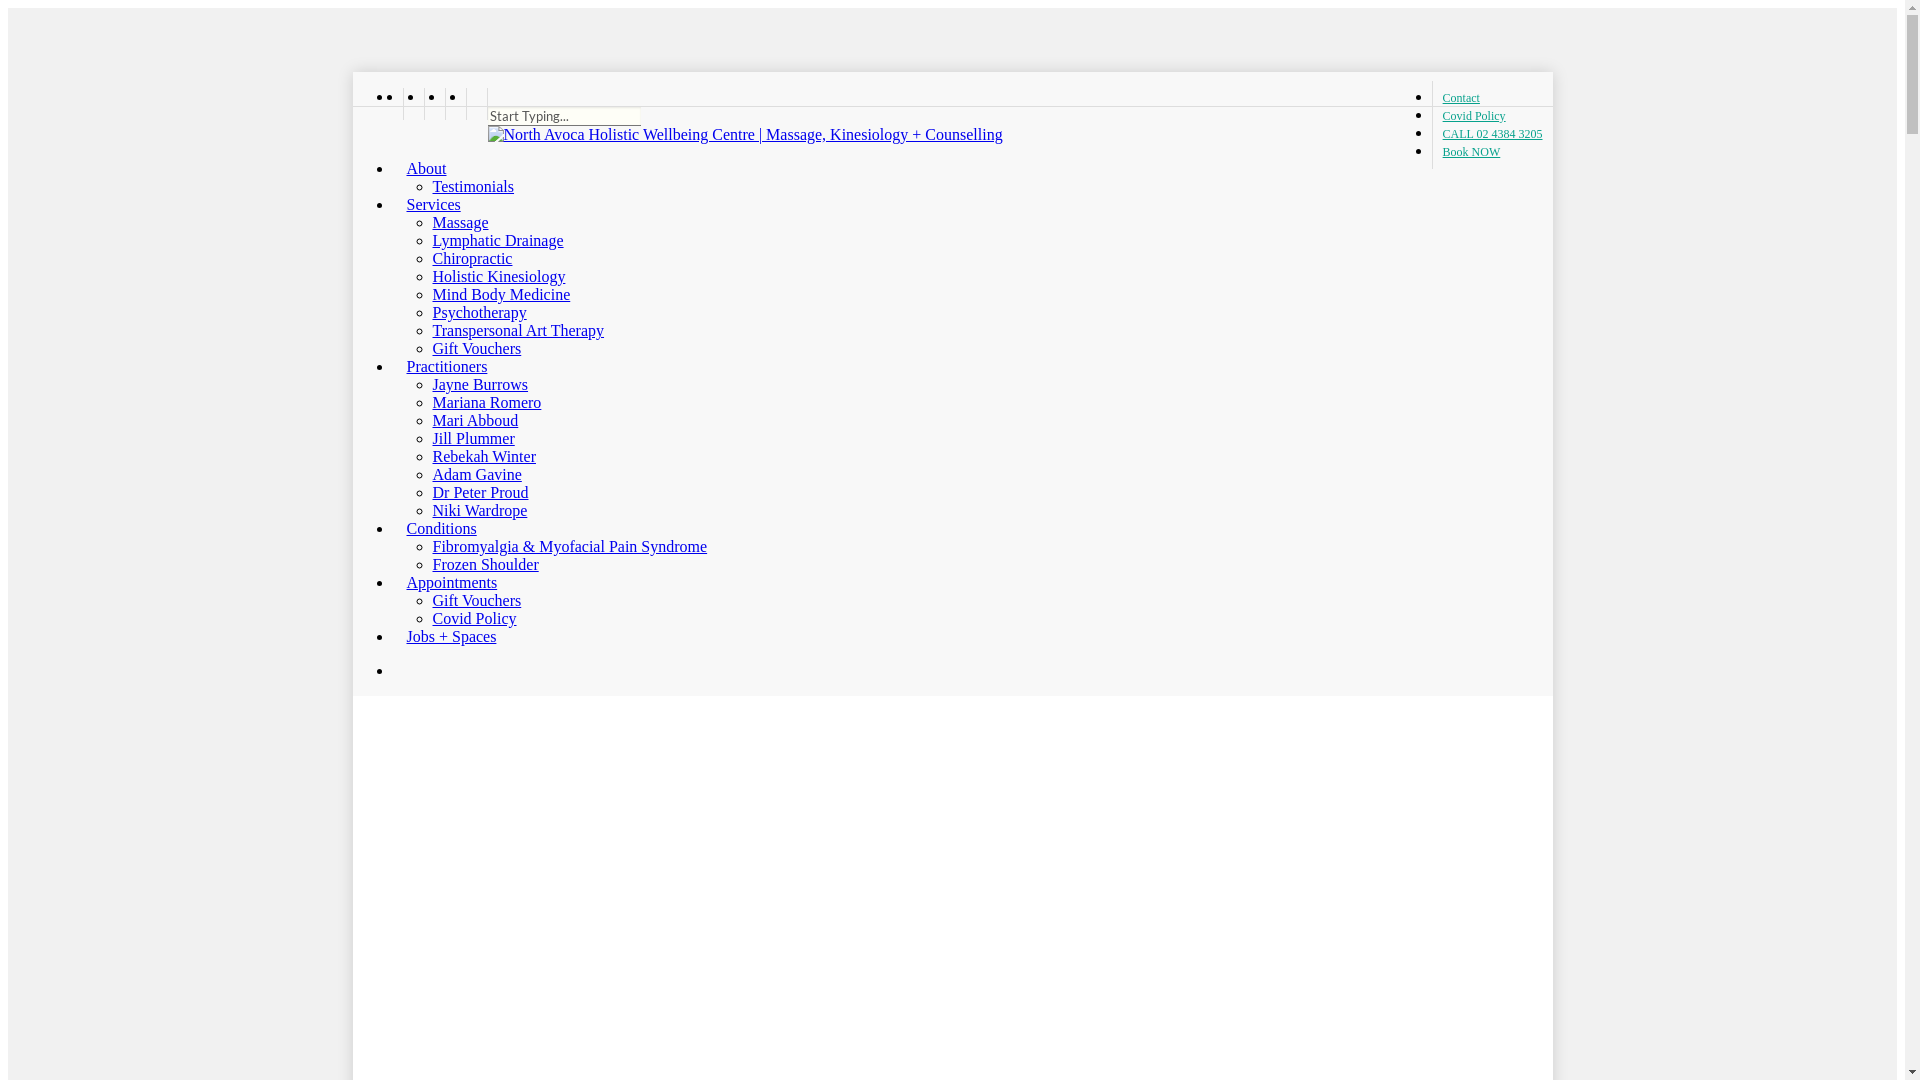 The height and width of the screenshot is (1080, 1920). I want to click on 'CALL 02 4384 3205', so click(1430, 134).